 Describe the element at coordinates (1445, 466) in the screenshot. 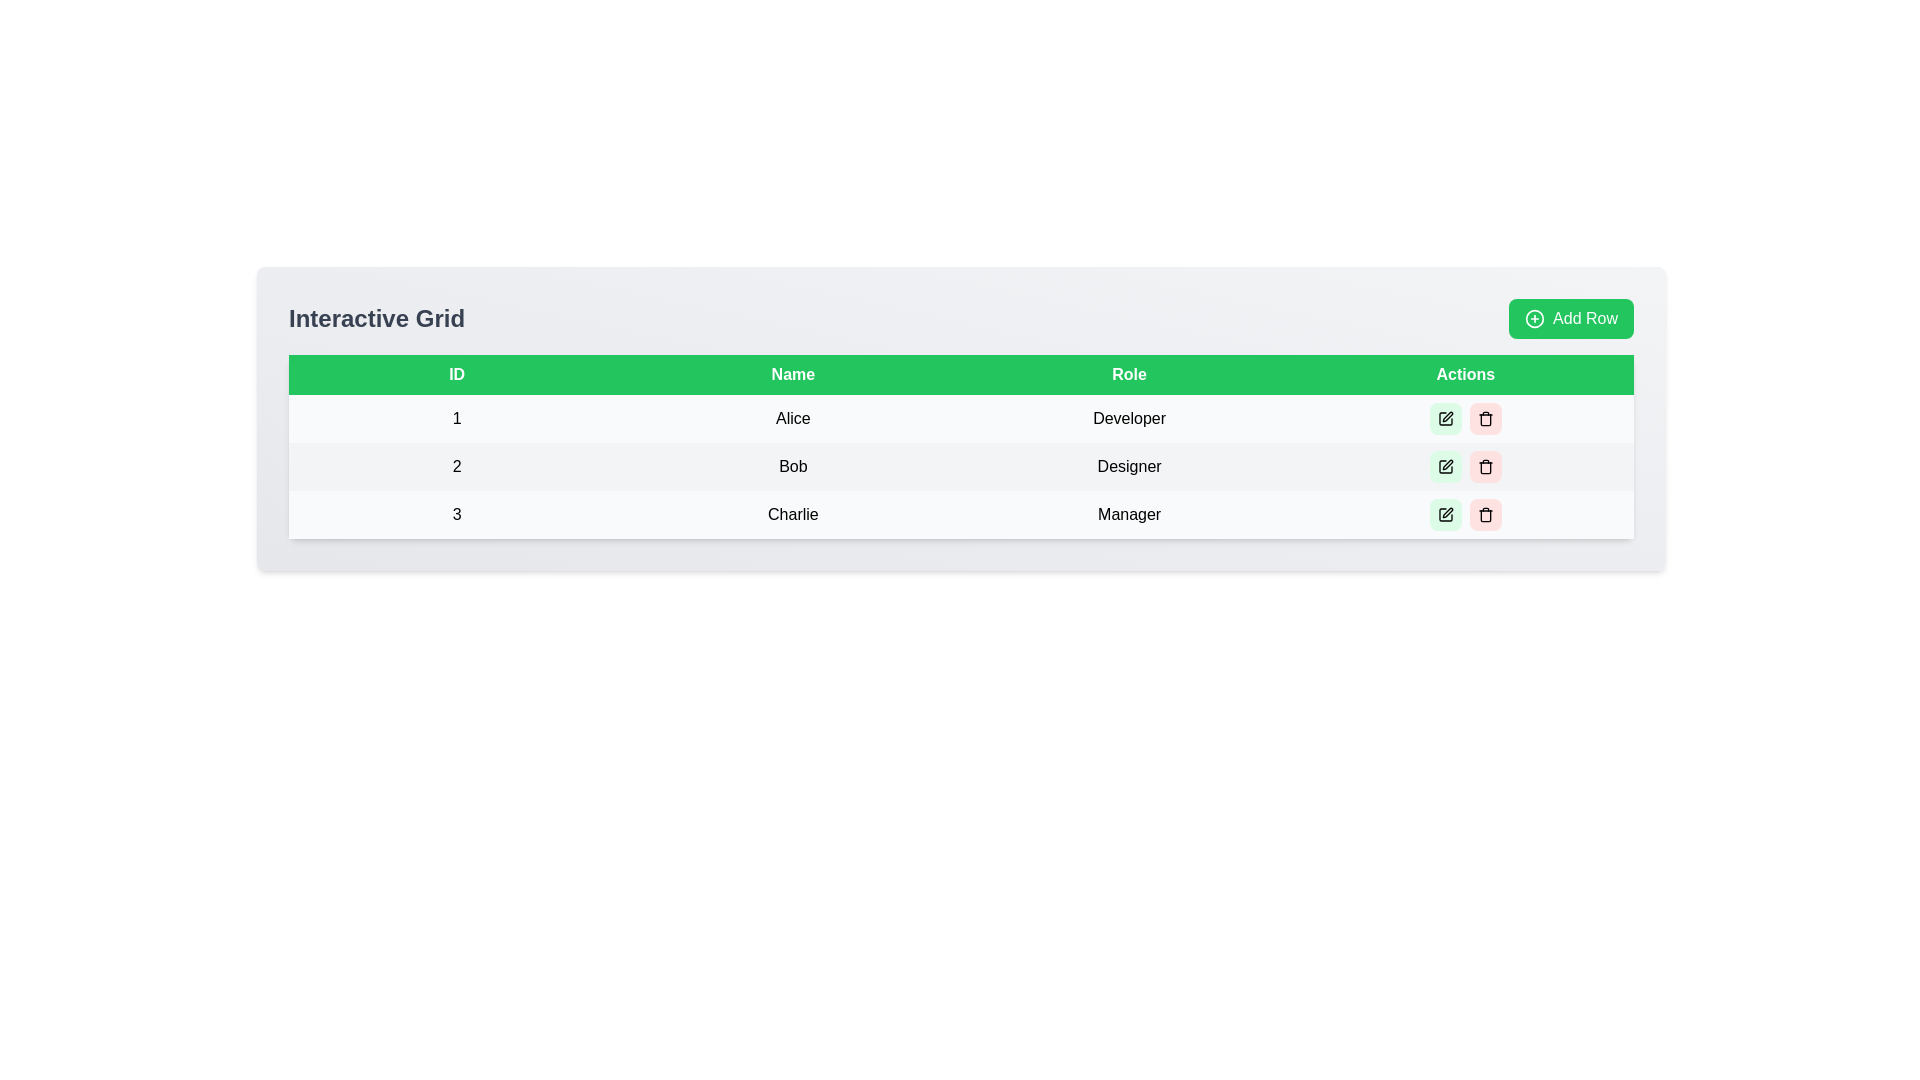

I see `the edit icon in the 'Actions' column of the second row corresponding to 'Bob, Designer' in the interactive grid` at that location.